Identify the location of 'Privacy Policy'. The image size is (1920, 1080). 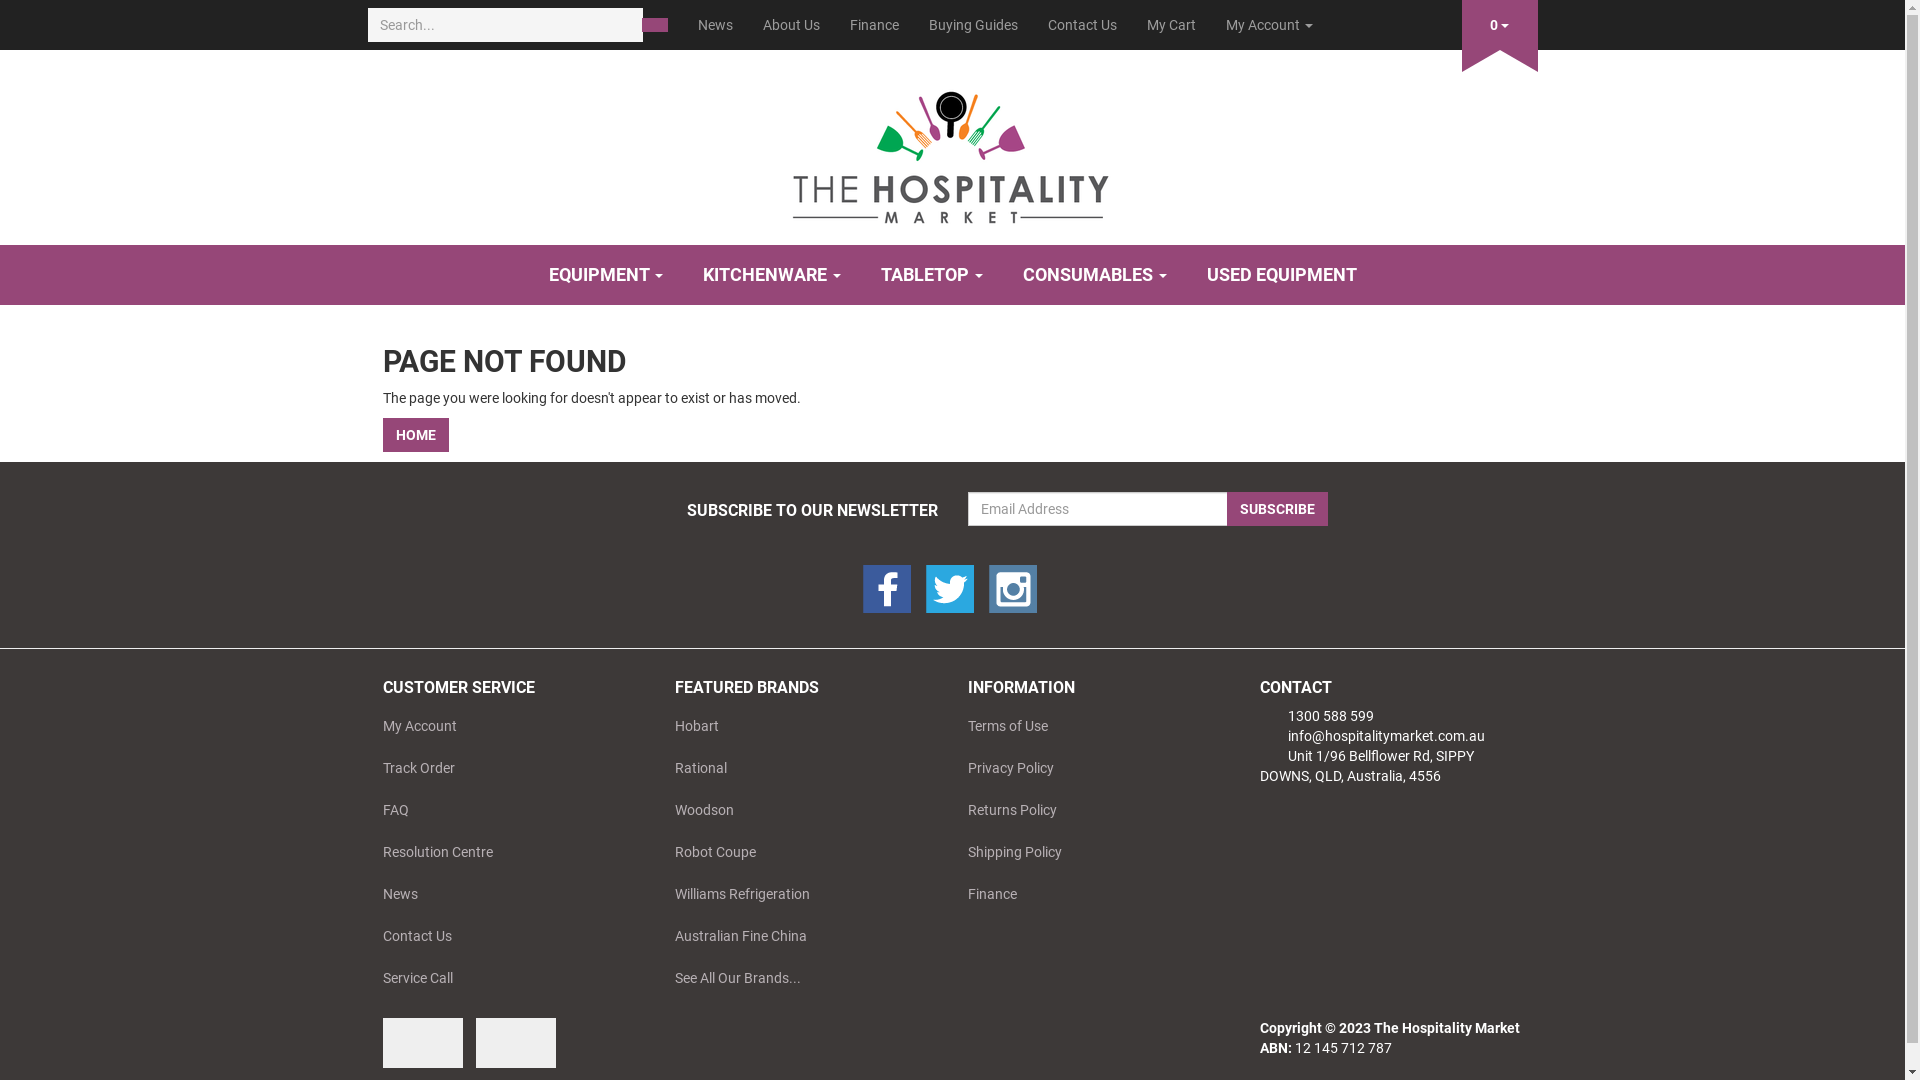
(1089, 766).